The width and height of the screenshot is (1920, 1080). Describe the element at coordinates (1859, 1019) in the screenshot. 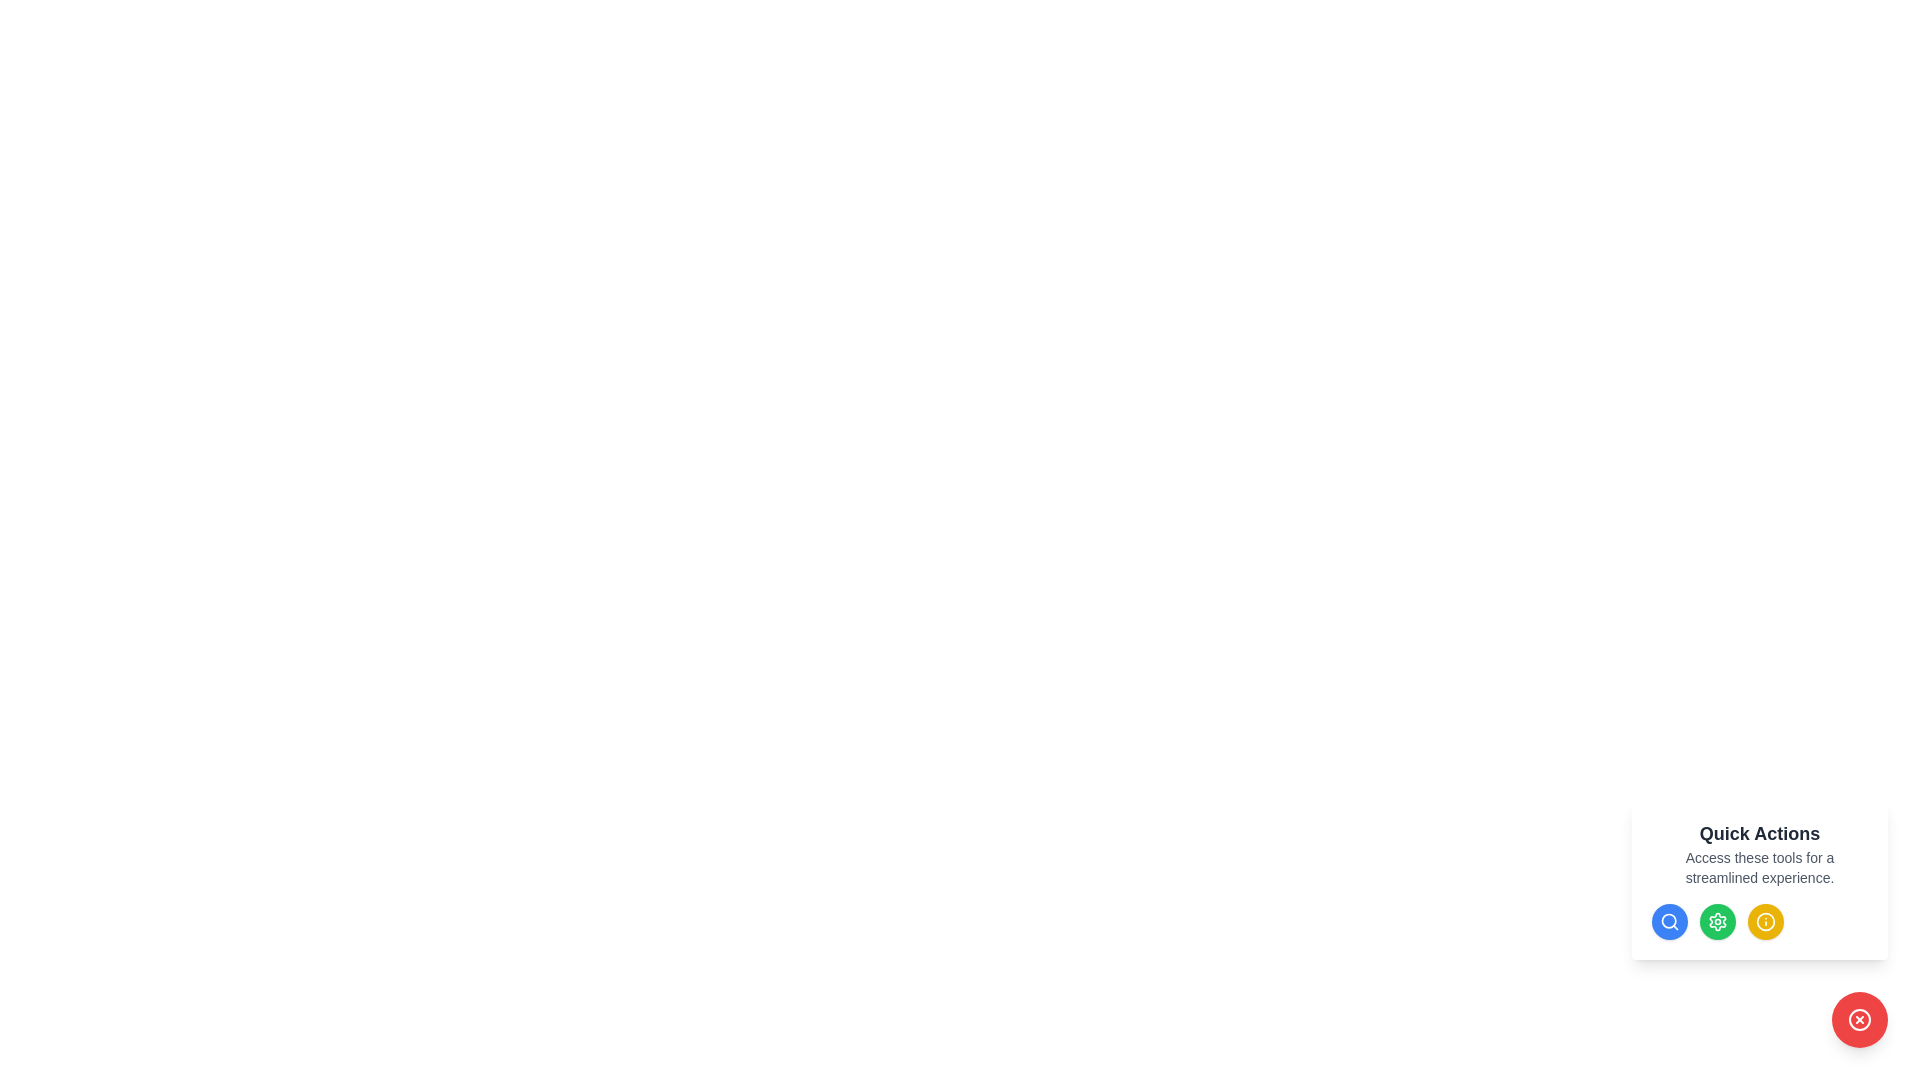

I see `the circular graphical component representing the 'X' icon located at the bottom-right corner of the interface` at that location.